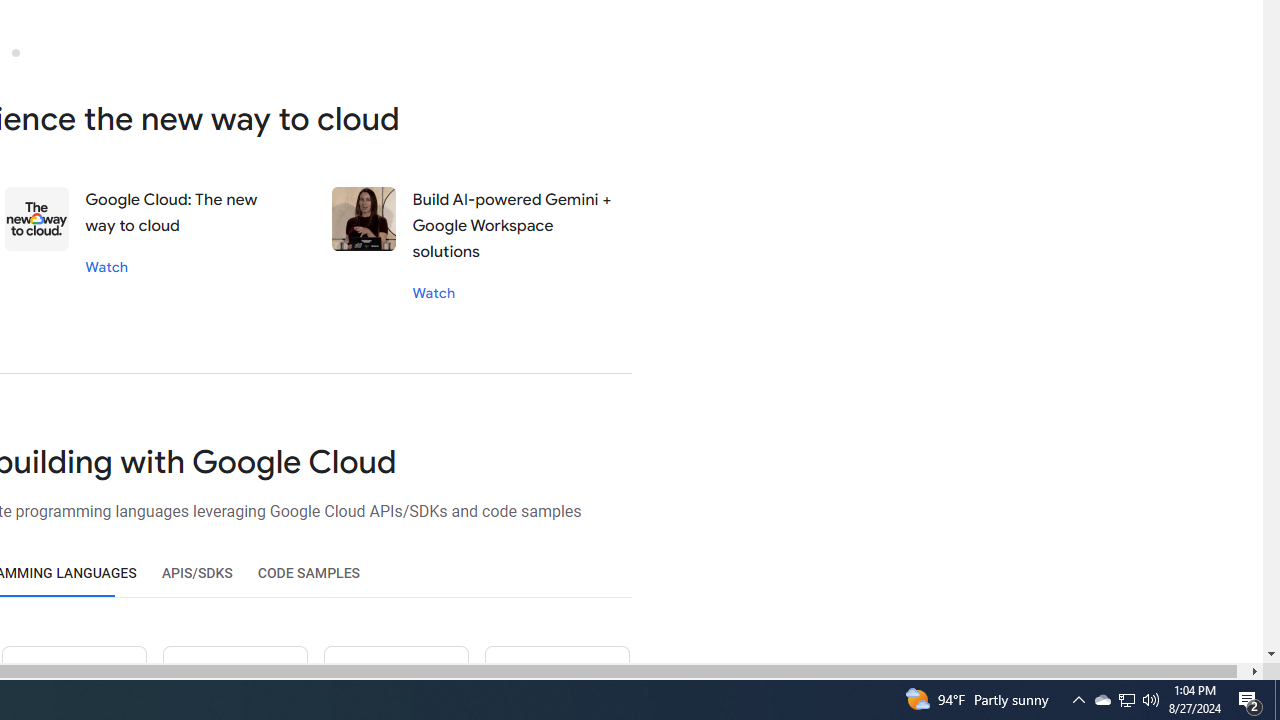  I want to click on 'APIS/SDKS', so click(197, 573).